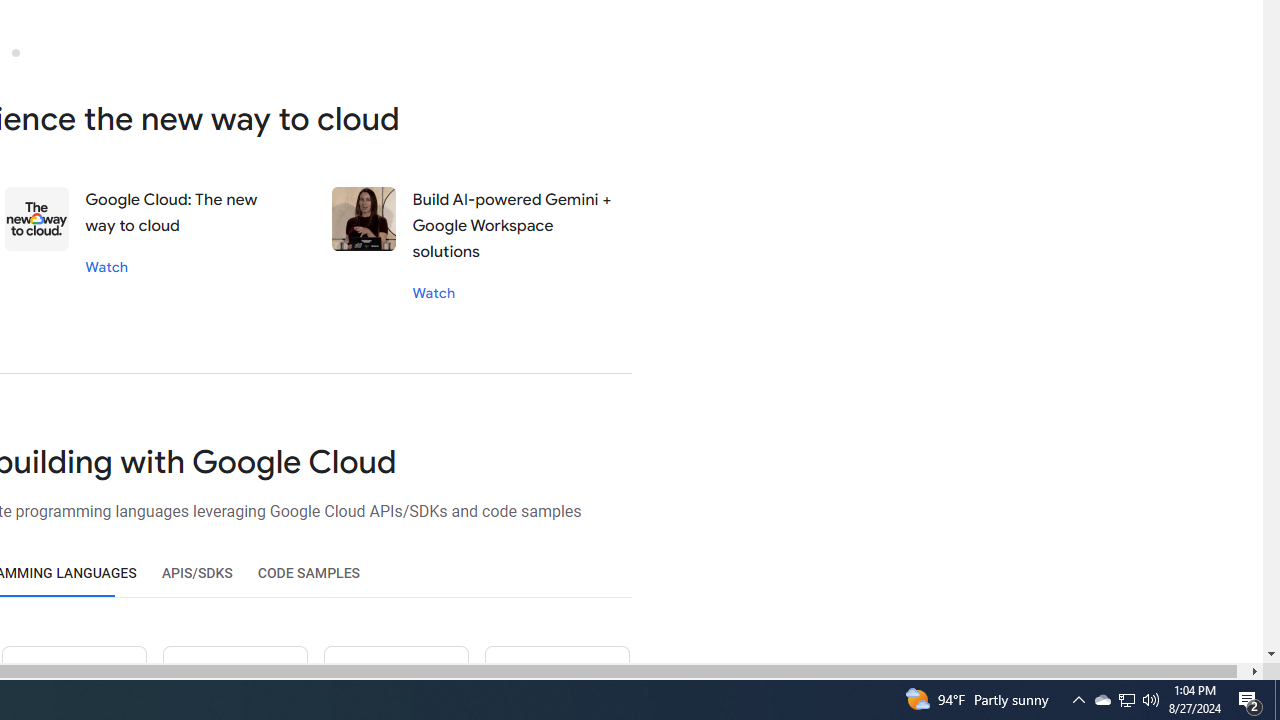  I want to click on 'APIS/SDKS', so click(197, 573).